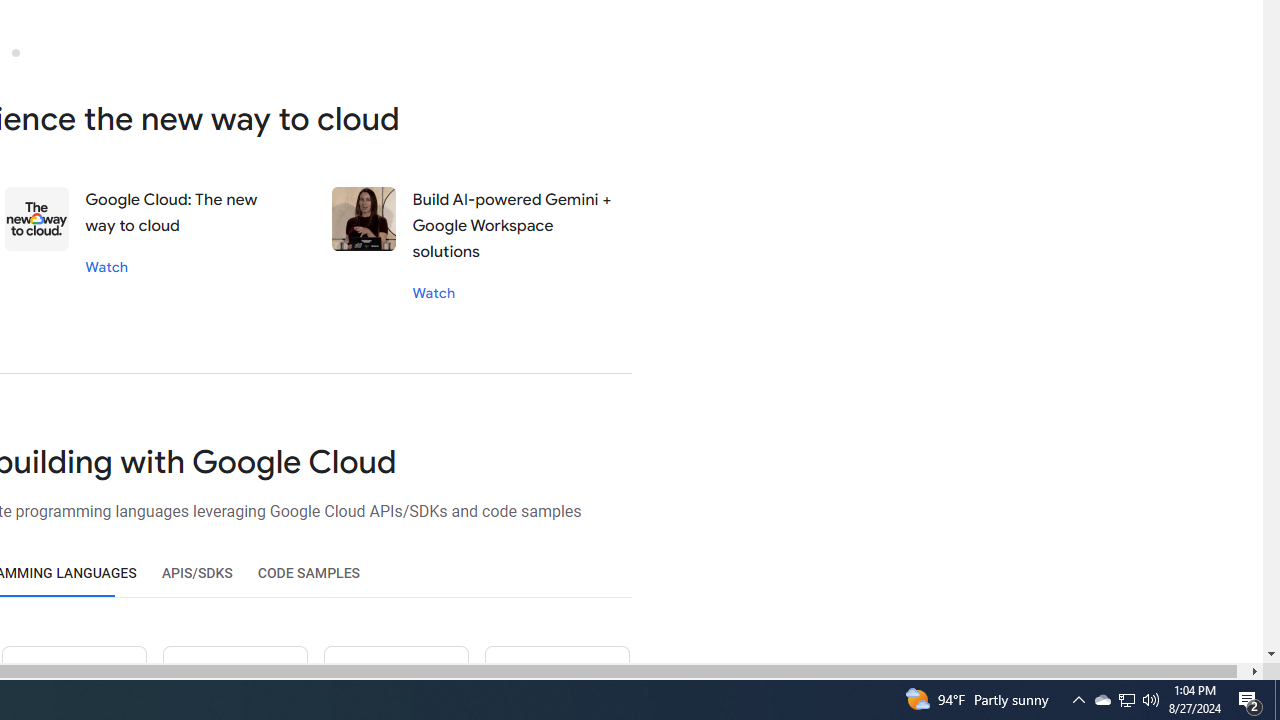  I want to click on 'APIS/SDKS', so click(197, 573).